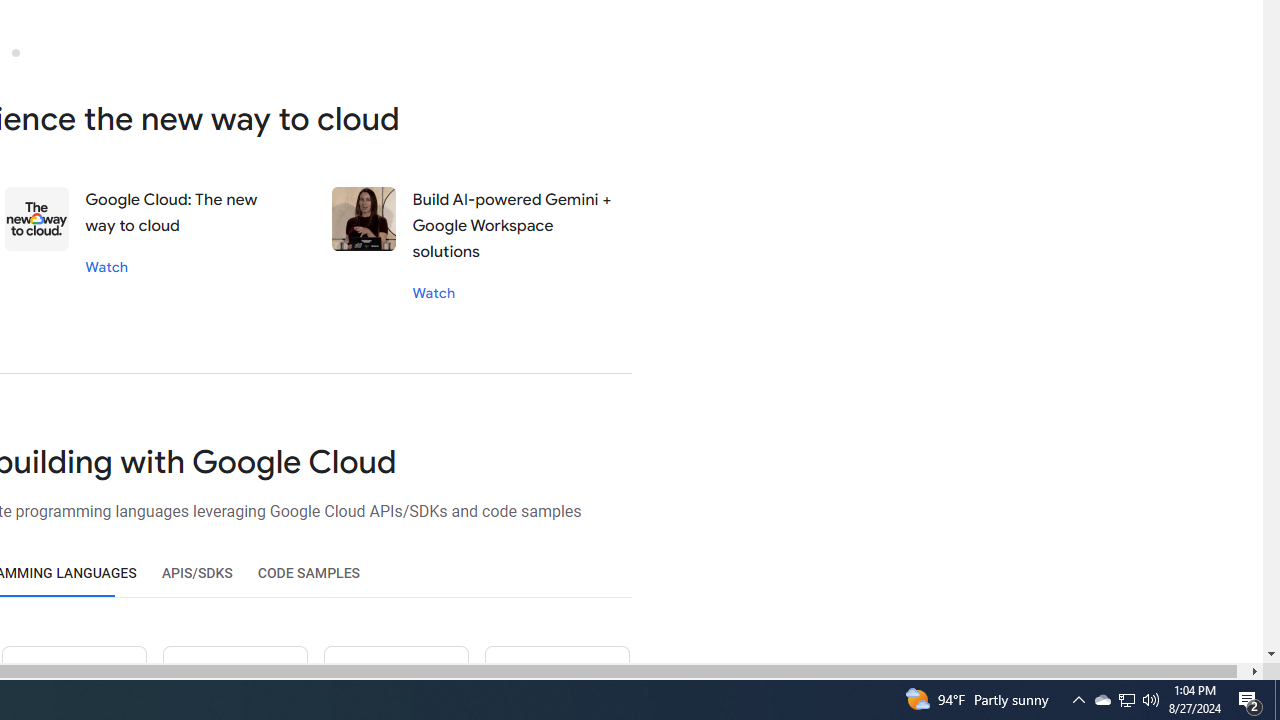  I want to click on 'APIS/SDKS', so click(197, 573).